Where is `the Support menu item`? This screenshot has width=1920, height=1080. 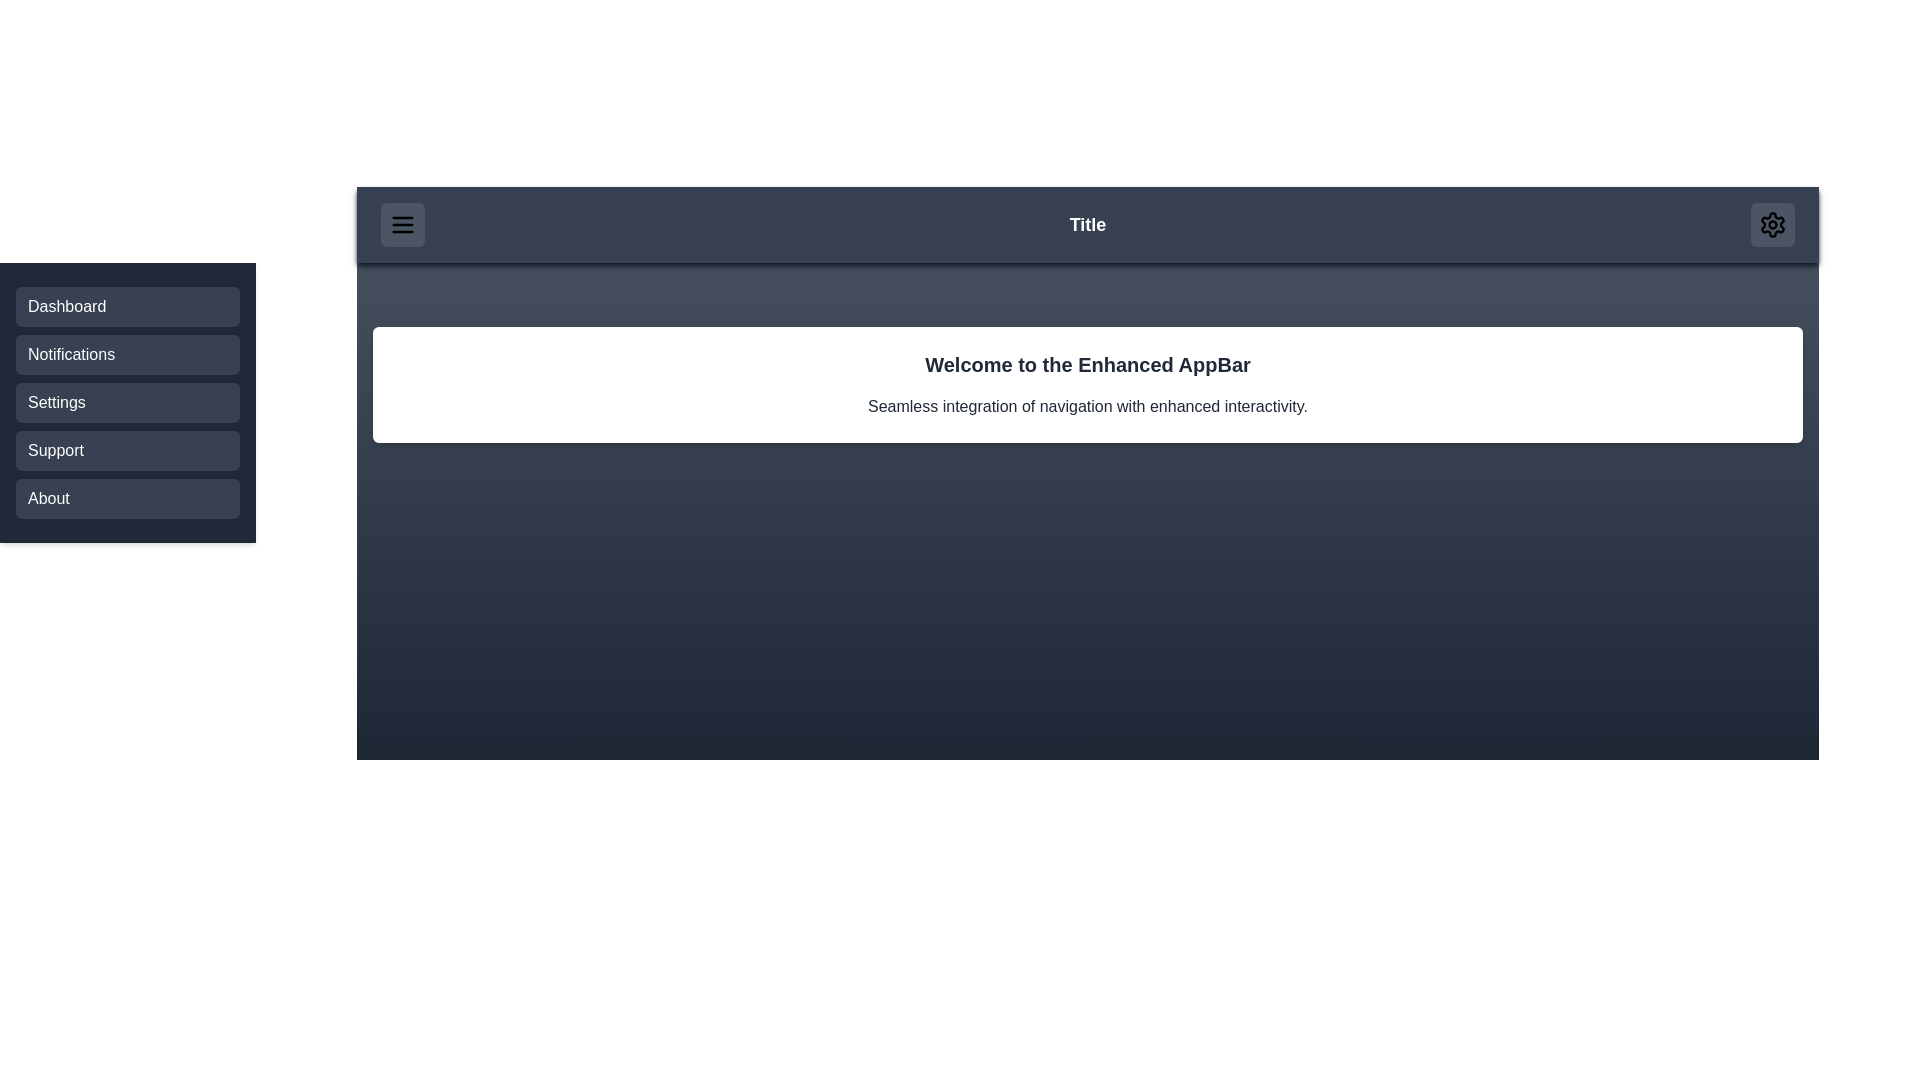
the Support menu item is located at coordinates (127, 451).